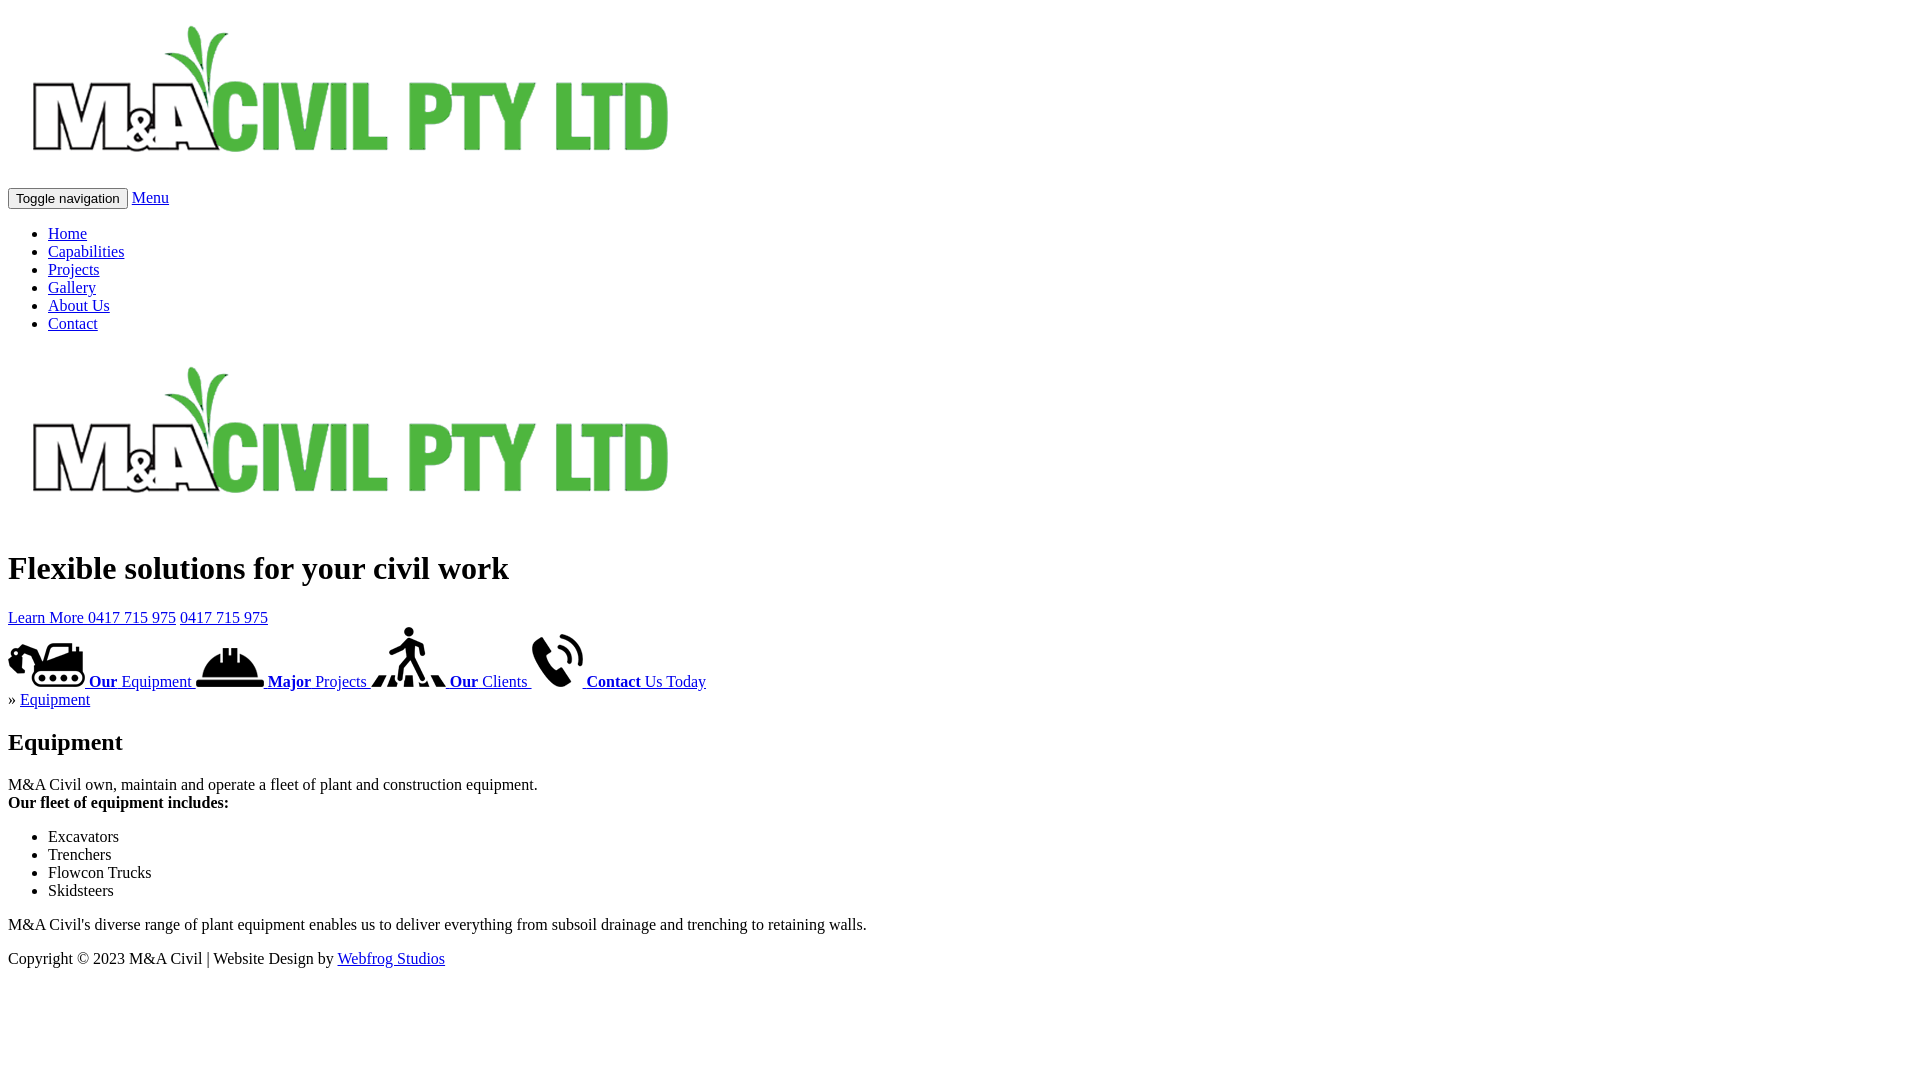  Describe the element at coordinates (618, 680) in the screenshot. I see `'Contact Us Today'` at that location.